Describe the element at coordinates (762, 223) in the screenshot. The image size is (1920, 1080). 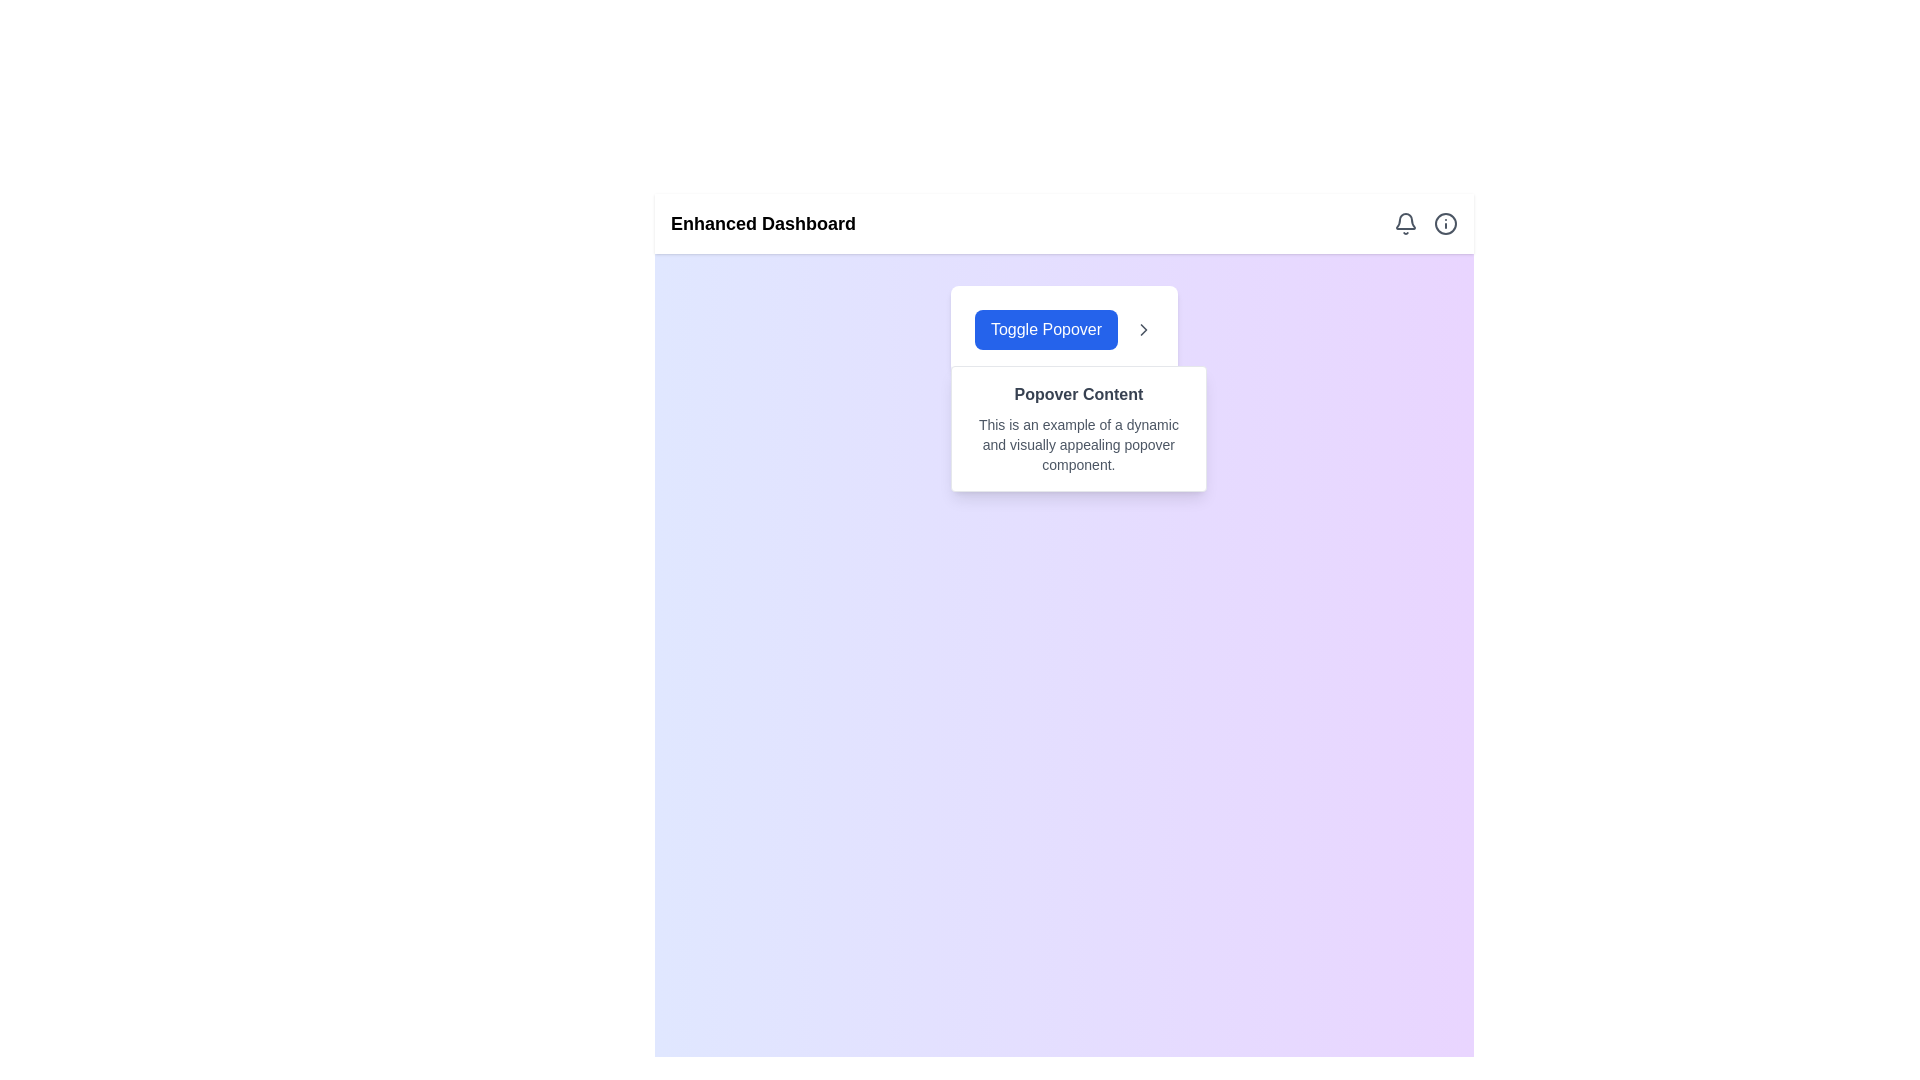
I see `the static text header label positioned on the far-left side of the navigation bar, which indicates the name or purpose of the current dashboard` at that location.